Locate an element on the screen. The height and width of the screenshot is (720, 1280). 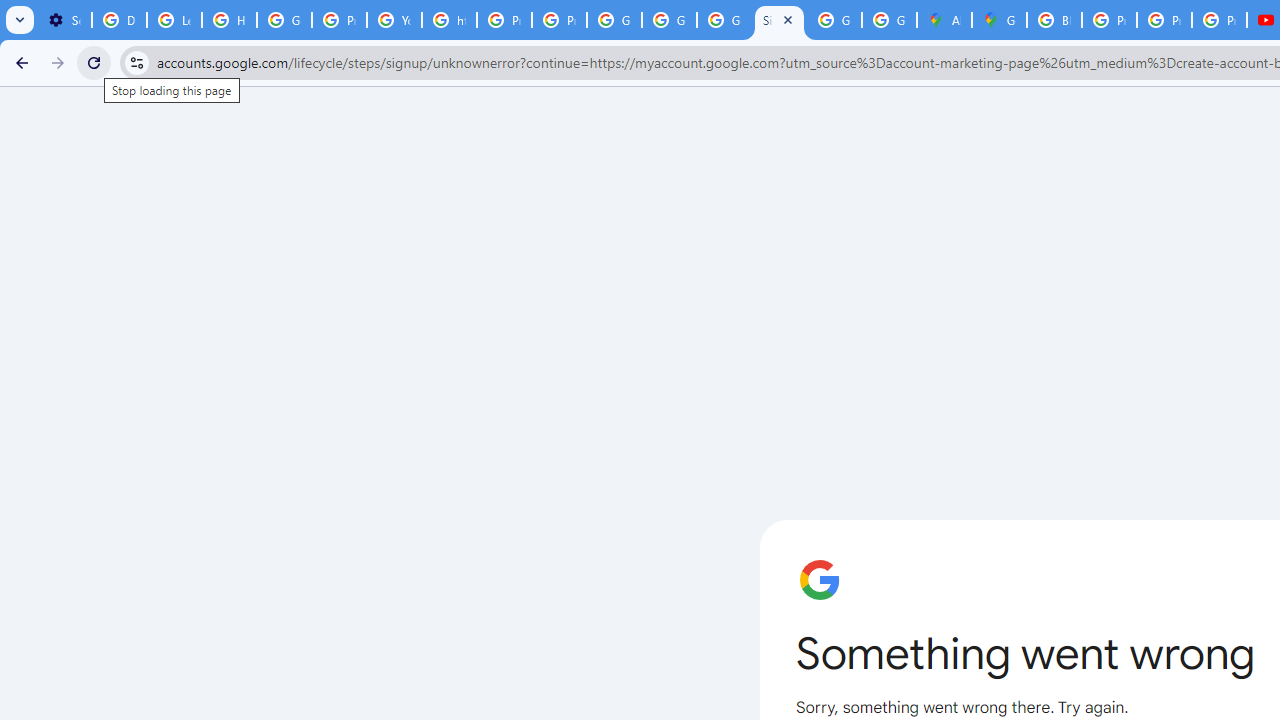
'Learn how to find your photos - Google Photos Help' is located at coordinates (174, 20).